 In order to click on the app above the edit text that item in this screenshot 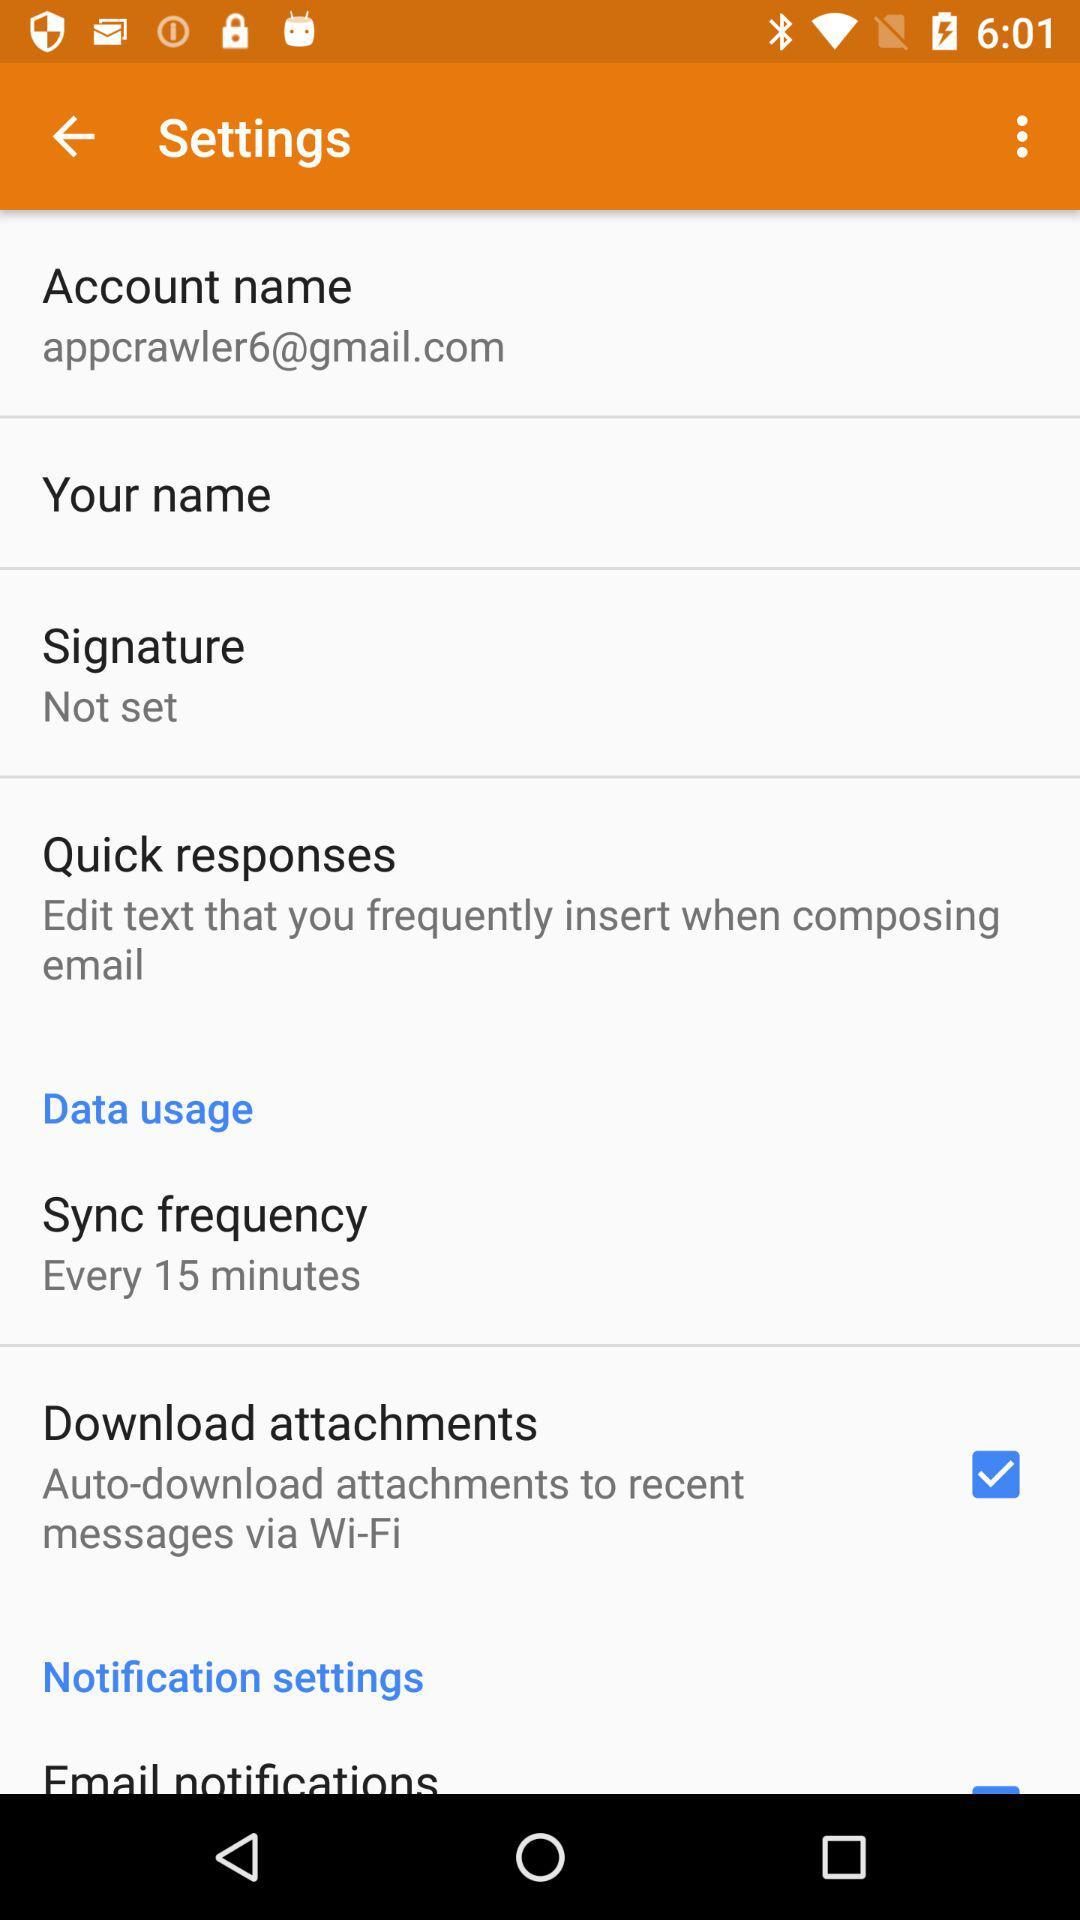, I will do `click(219, 852)`.